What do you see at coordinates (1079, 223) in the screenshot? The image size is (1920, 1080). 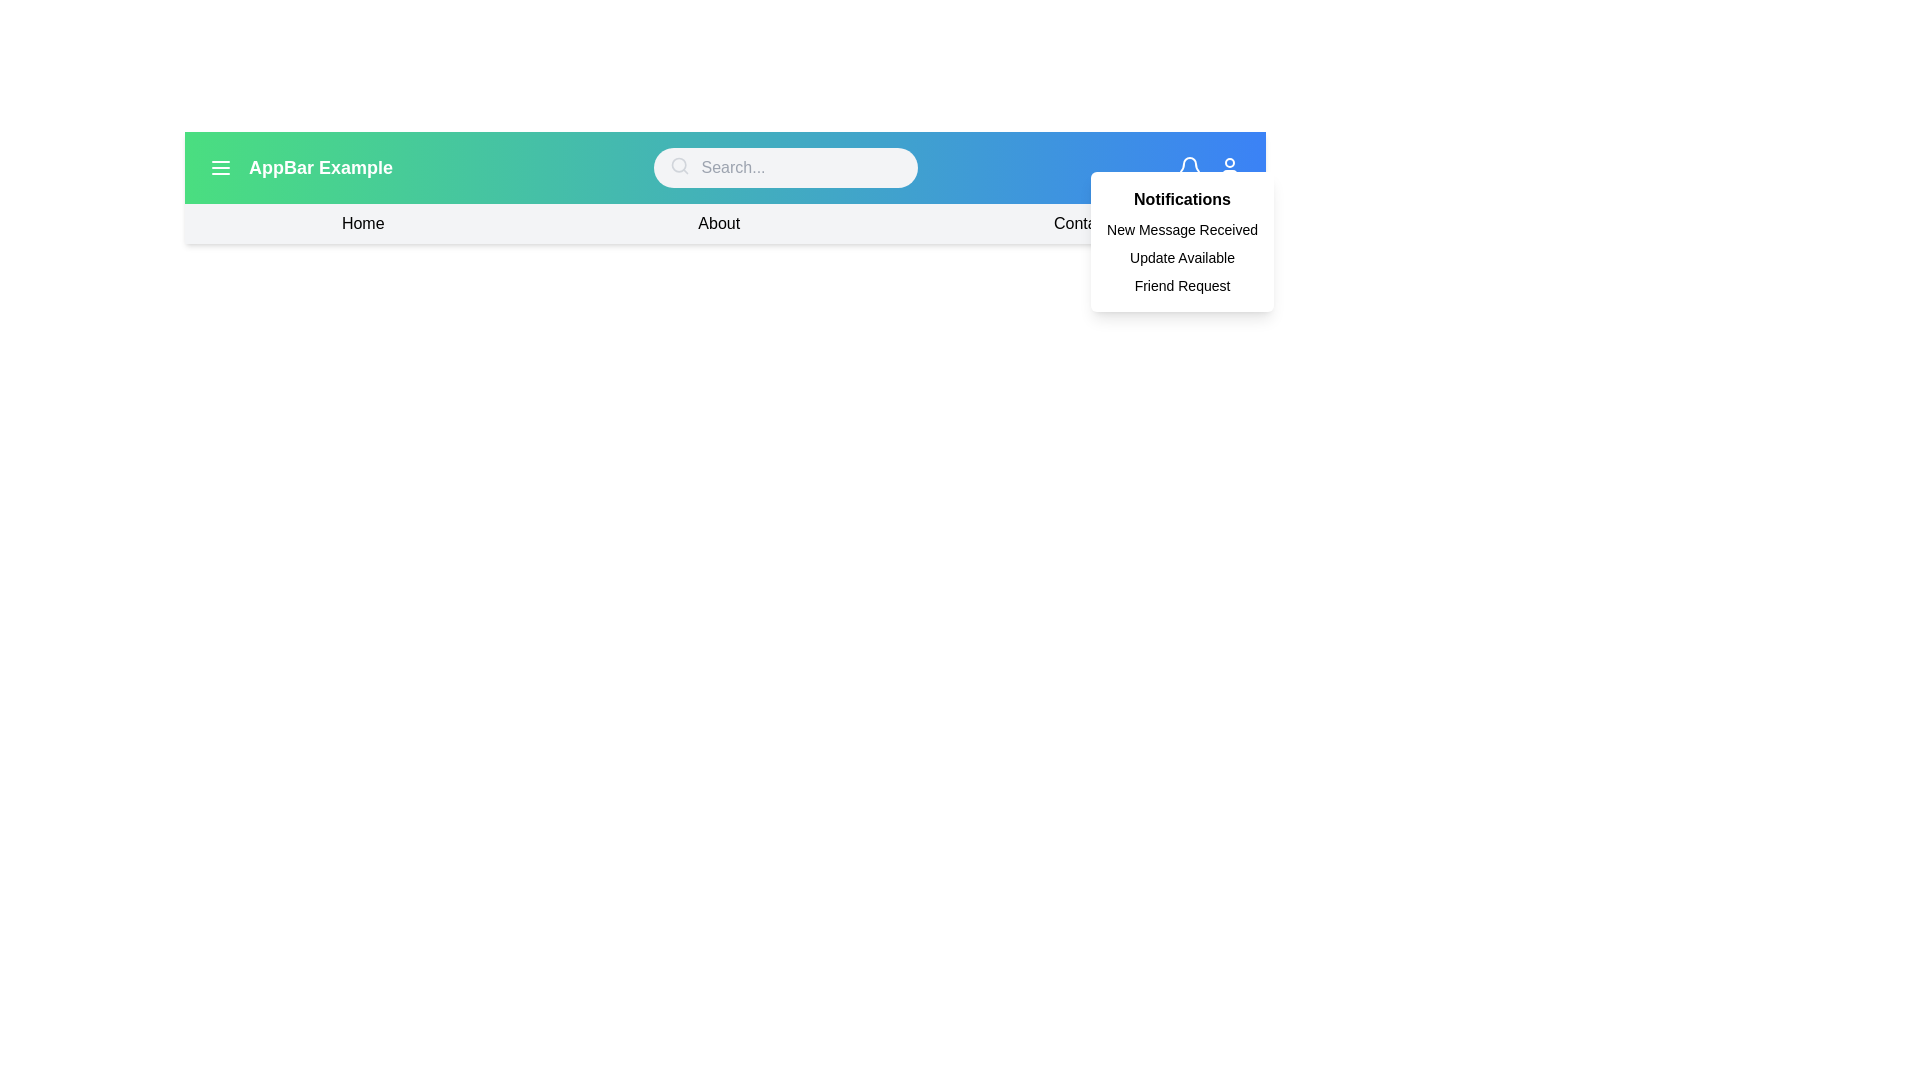 I see `the navigation link Contact to navigate to the corresponding section` at bounding box center [1079, 223].